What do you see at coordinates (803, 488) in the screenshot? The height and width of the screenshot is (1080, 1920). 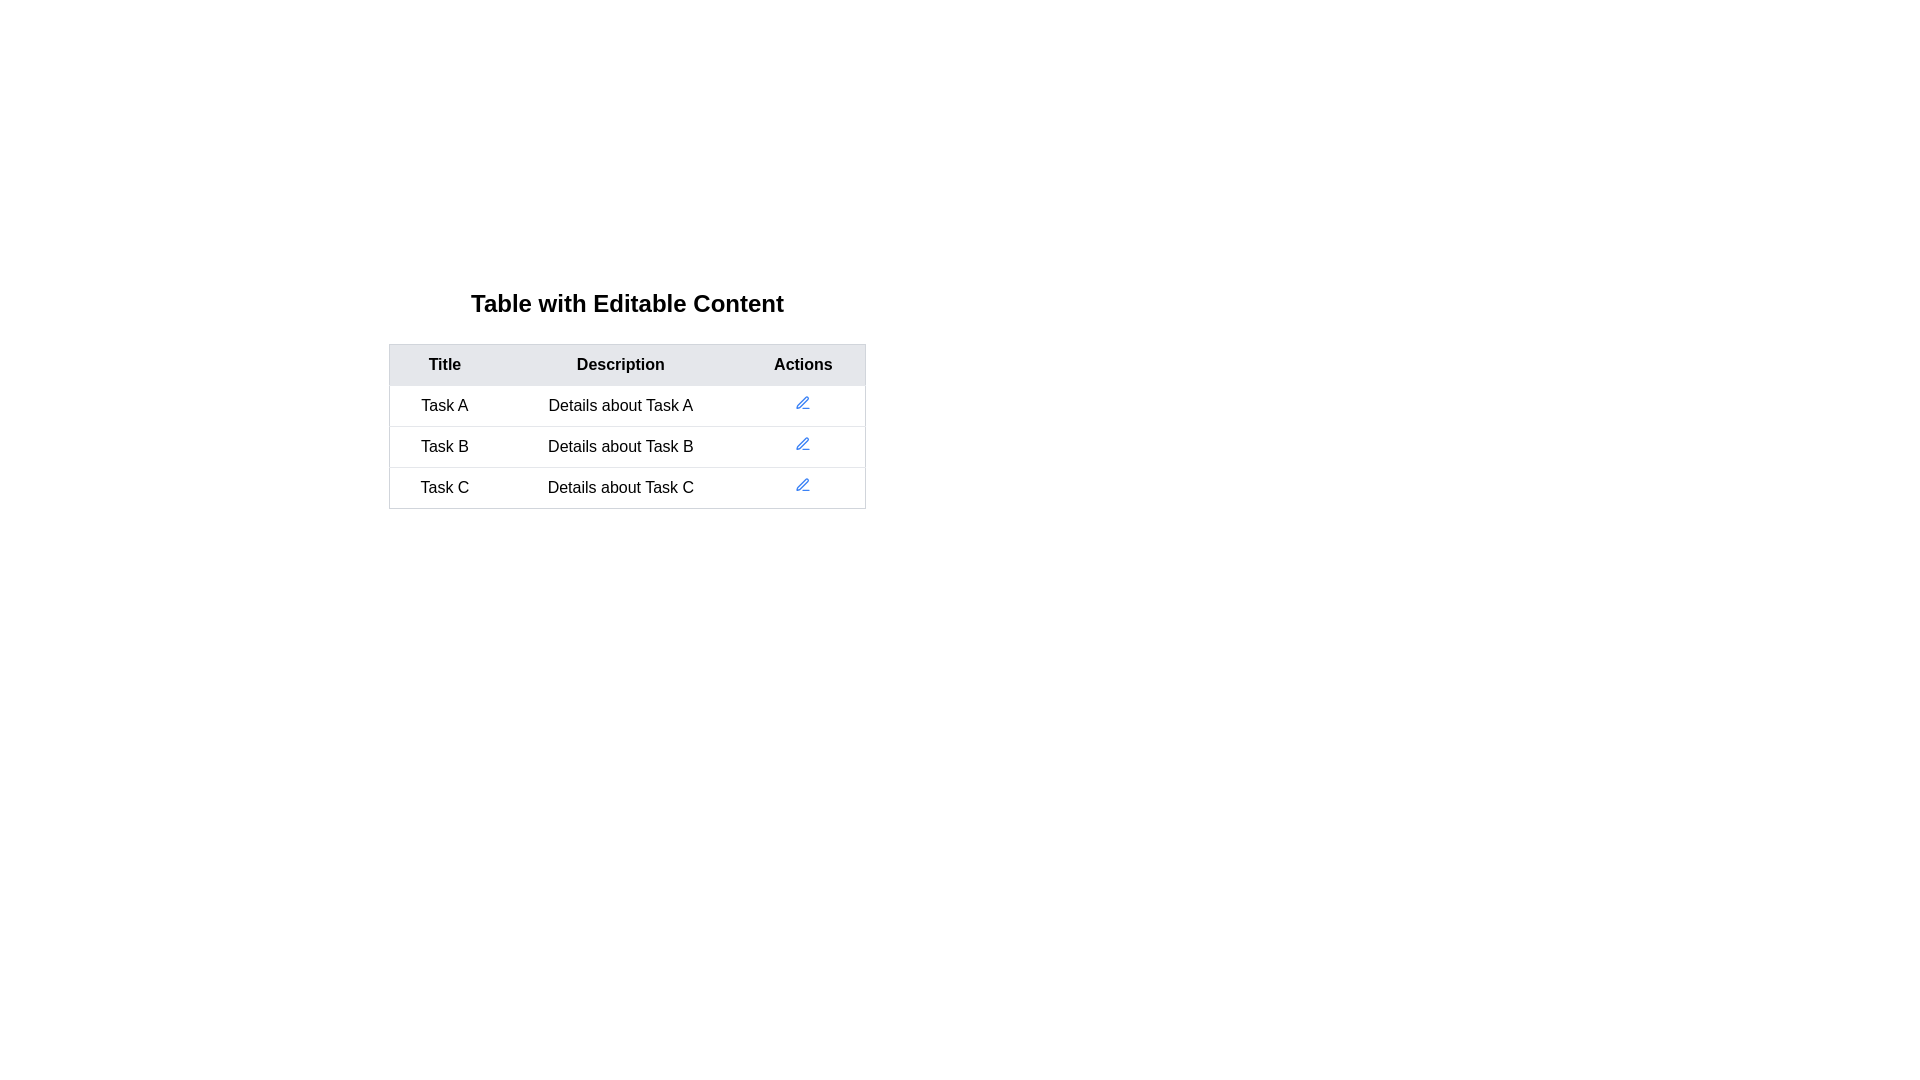 I see `the edit icon button located in the Actions column of the table corresponding to 'Task C' to initiate an edit action` at bounding box center [803, 488].